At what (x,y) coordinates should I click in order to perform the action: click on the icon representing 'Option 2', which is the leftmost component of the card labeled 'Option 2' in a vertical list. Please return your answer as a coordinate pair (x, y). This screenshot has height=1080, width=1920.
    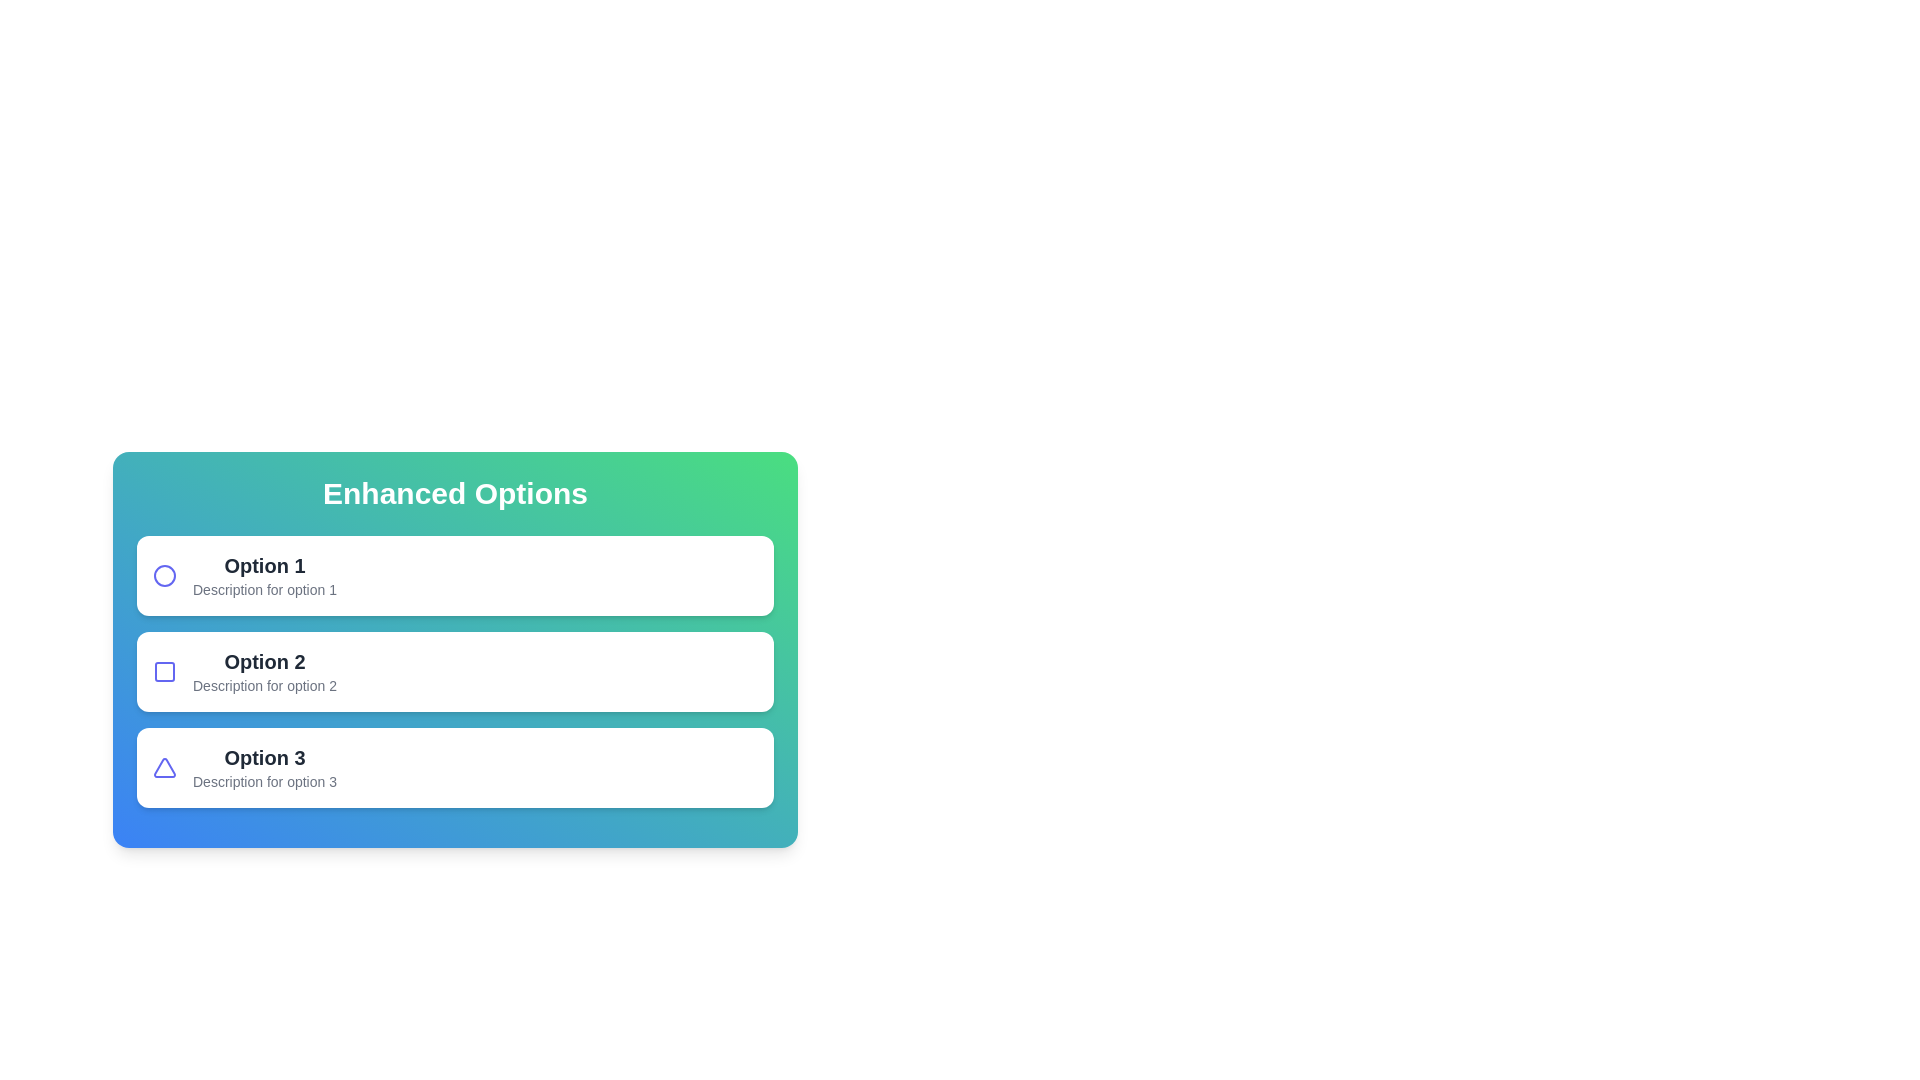
    Looking at the image, I should click on (164, 671).